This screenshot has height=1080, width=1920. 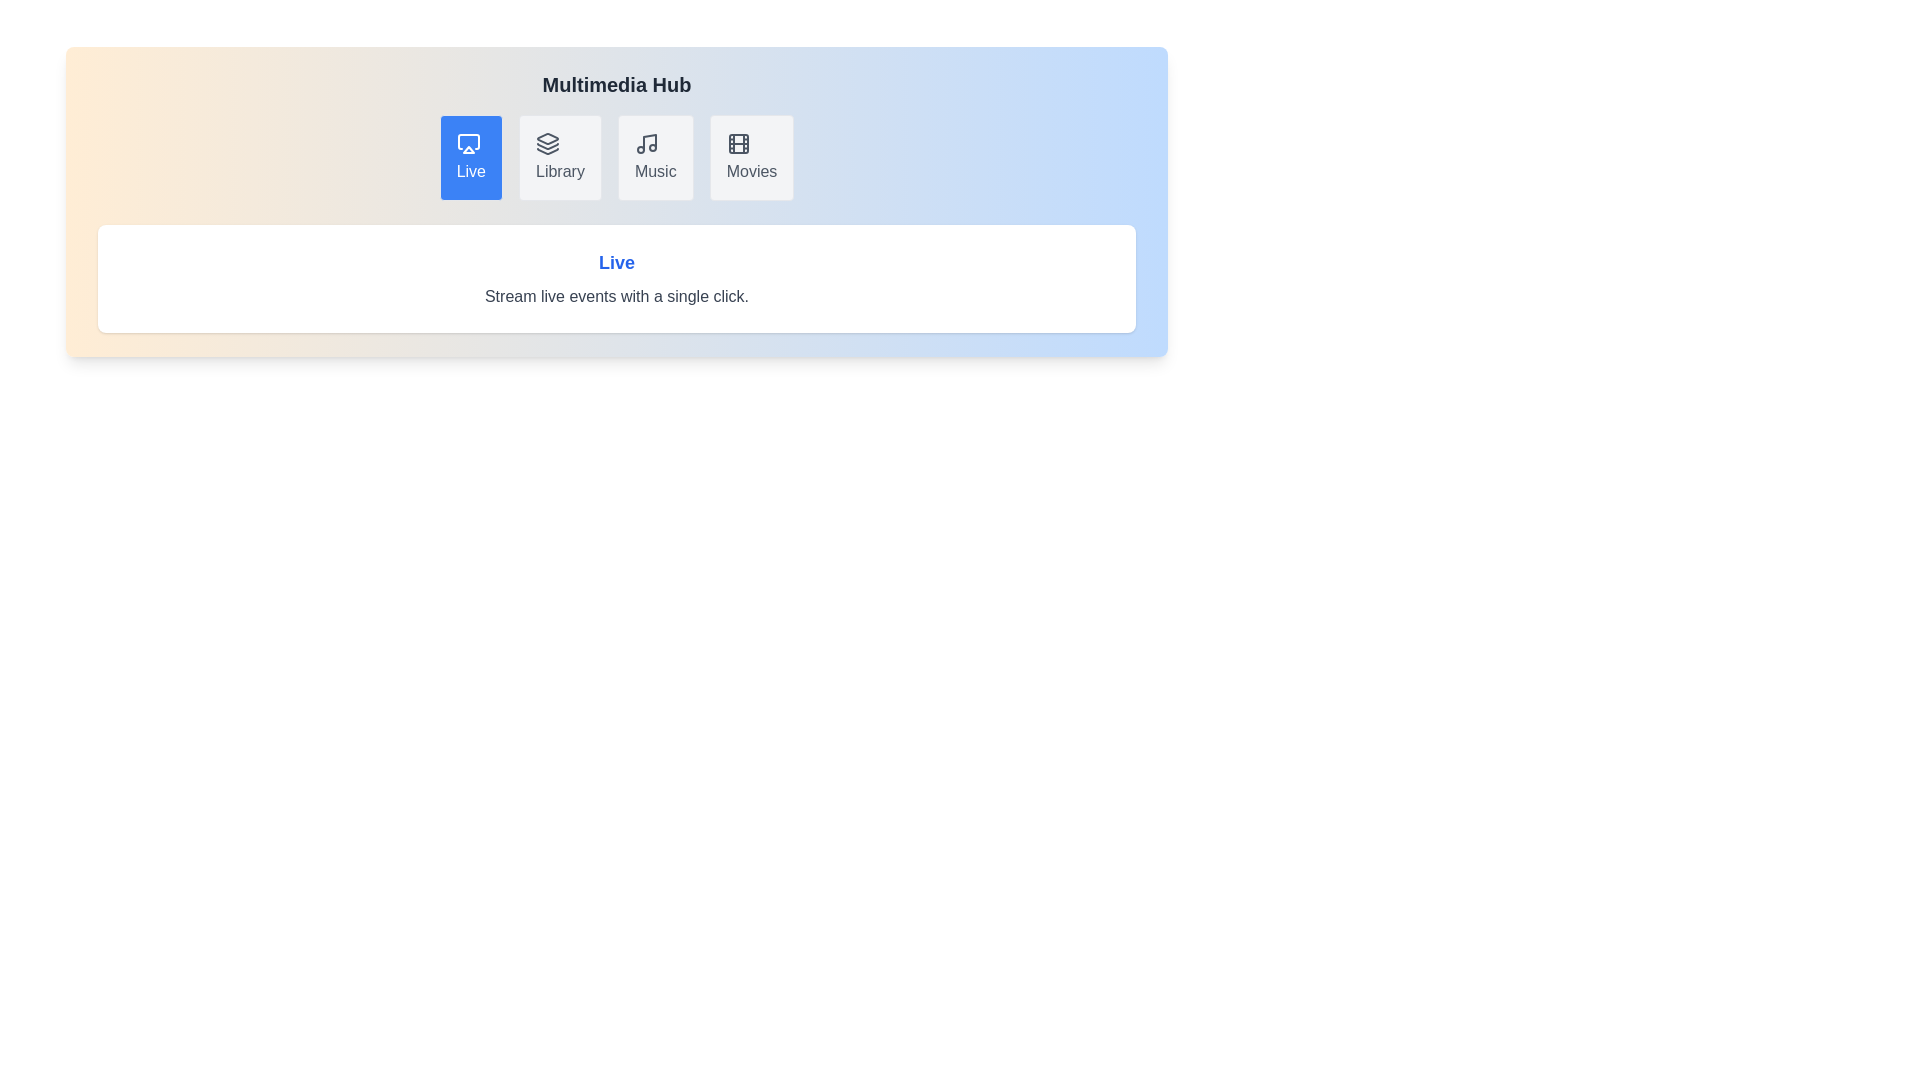 I want to click on the tab labeled Live to view its content, so click(x=469, y=157).